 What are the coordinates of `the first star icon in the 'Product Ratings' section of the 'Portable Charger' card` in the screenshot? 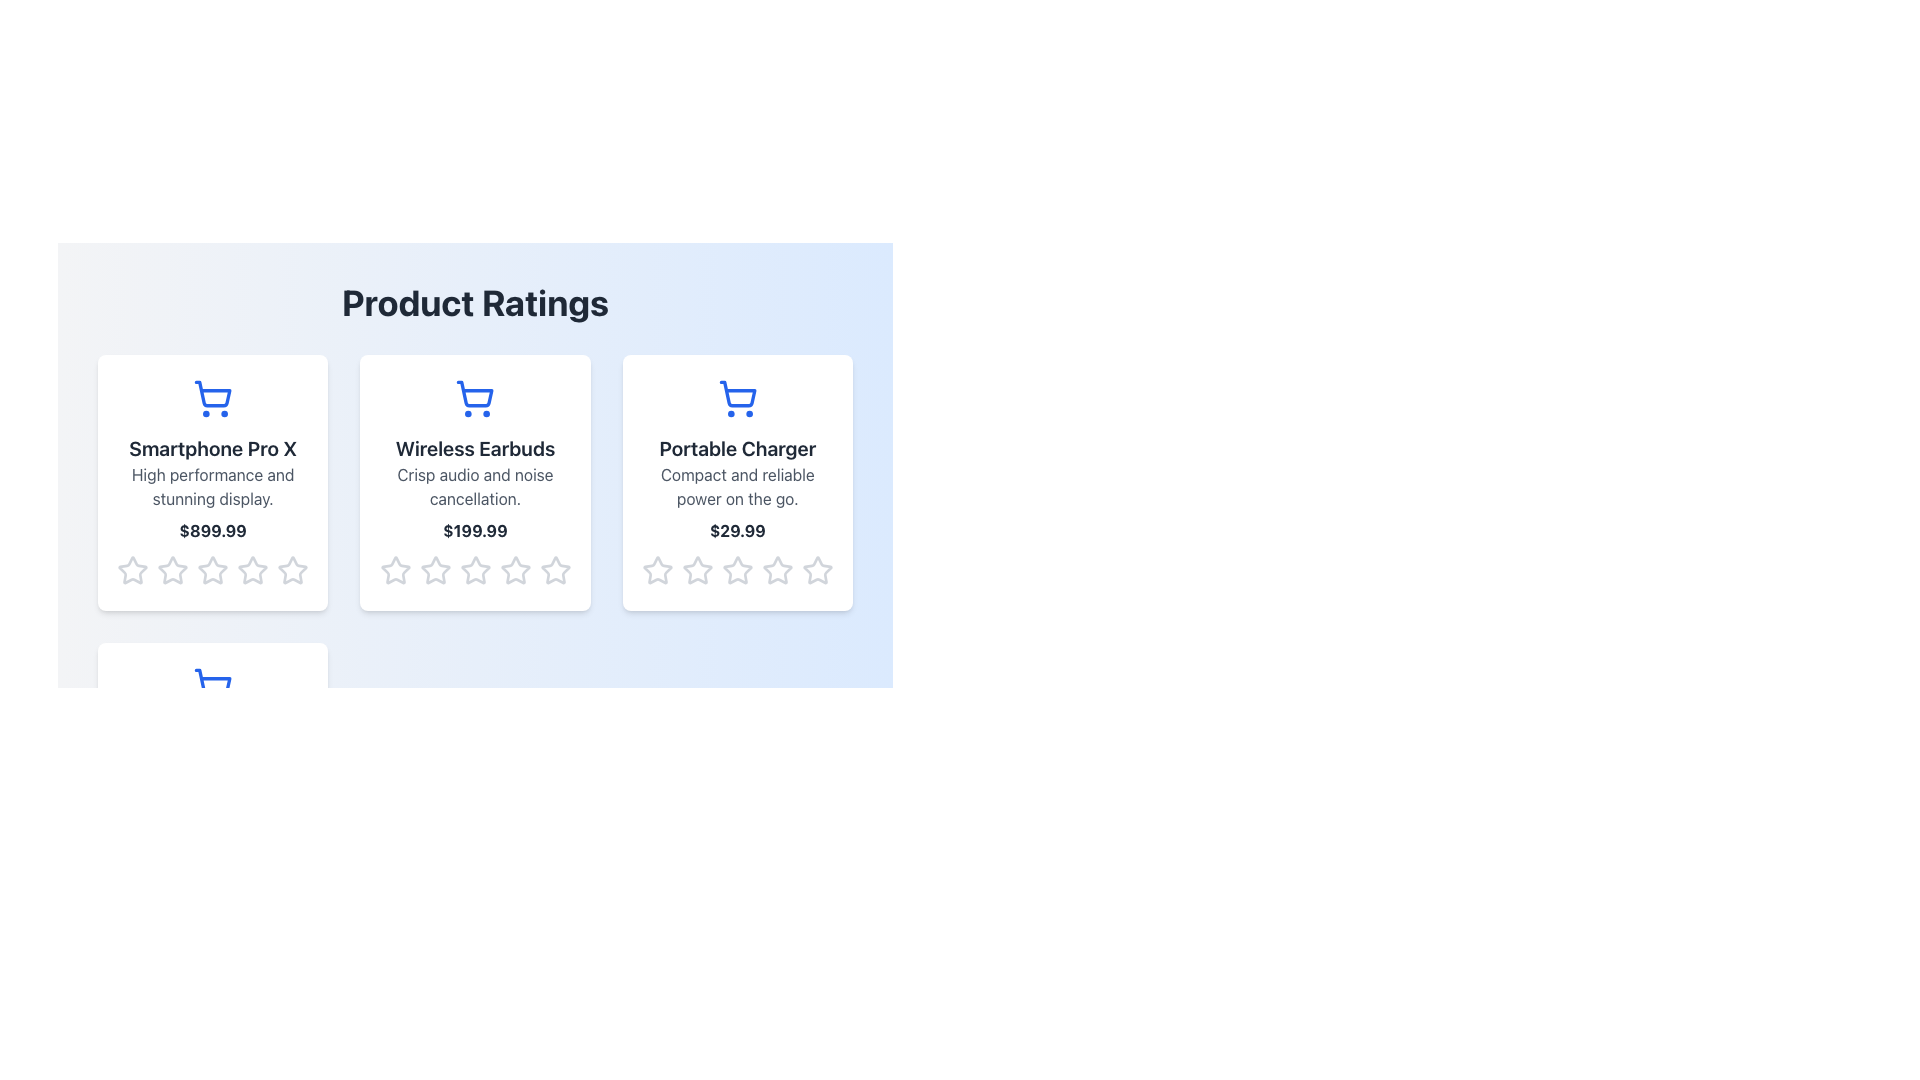 It's located at (657, 570).